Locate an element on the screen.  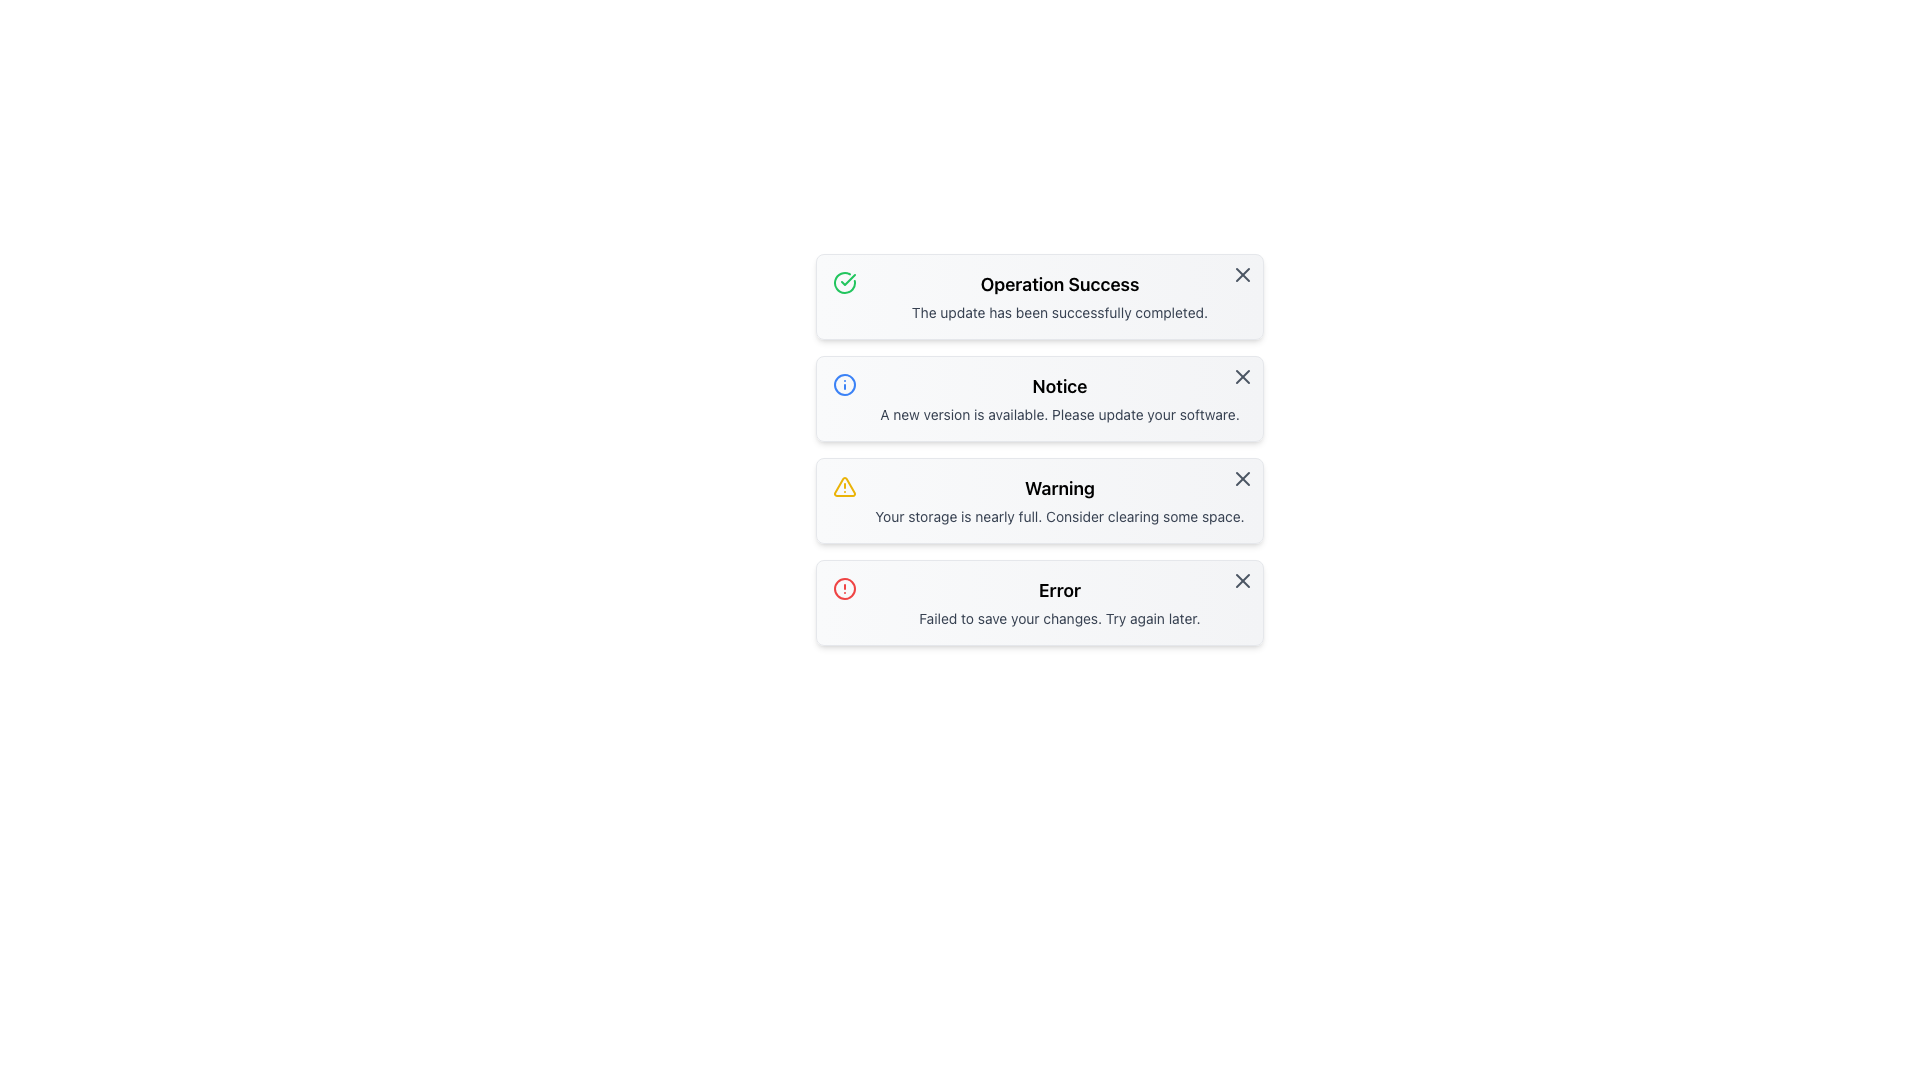
outer circle of the blue circular icon located to the left of the 'Notice' label, which is the second icon in a vertical list of status messages is located at coordinates (844, 385).